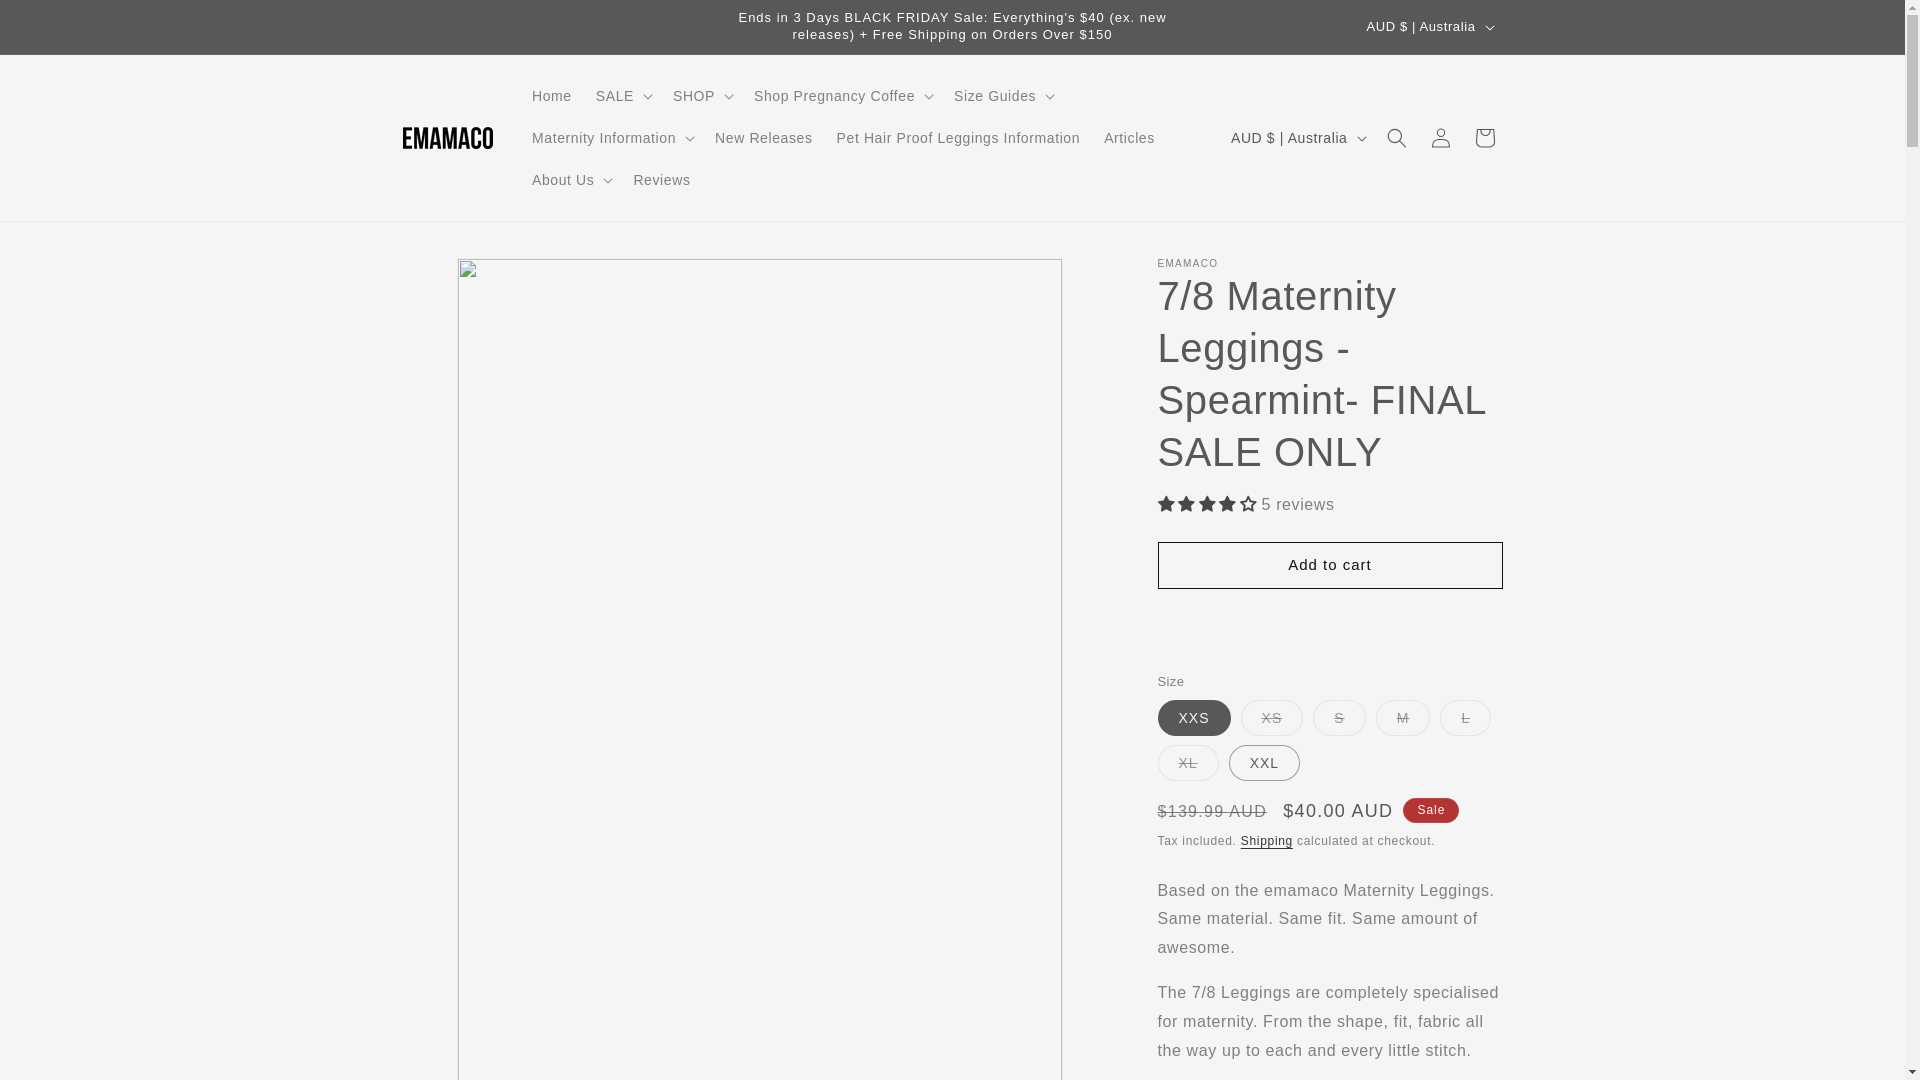  I want to click on 'Home', so click(552, 96).